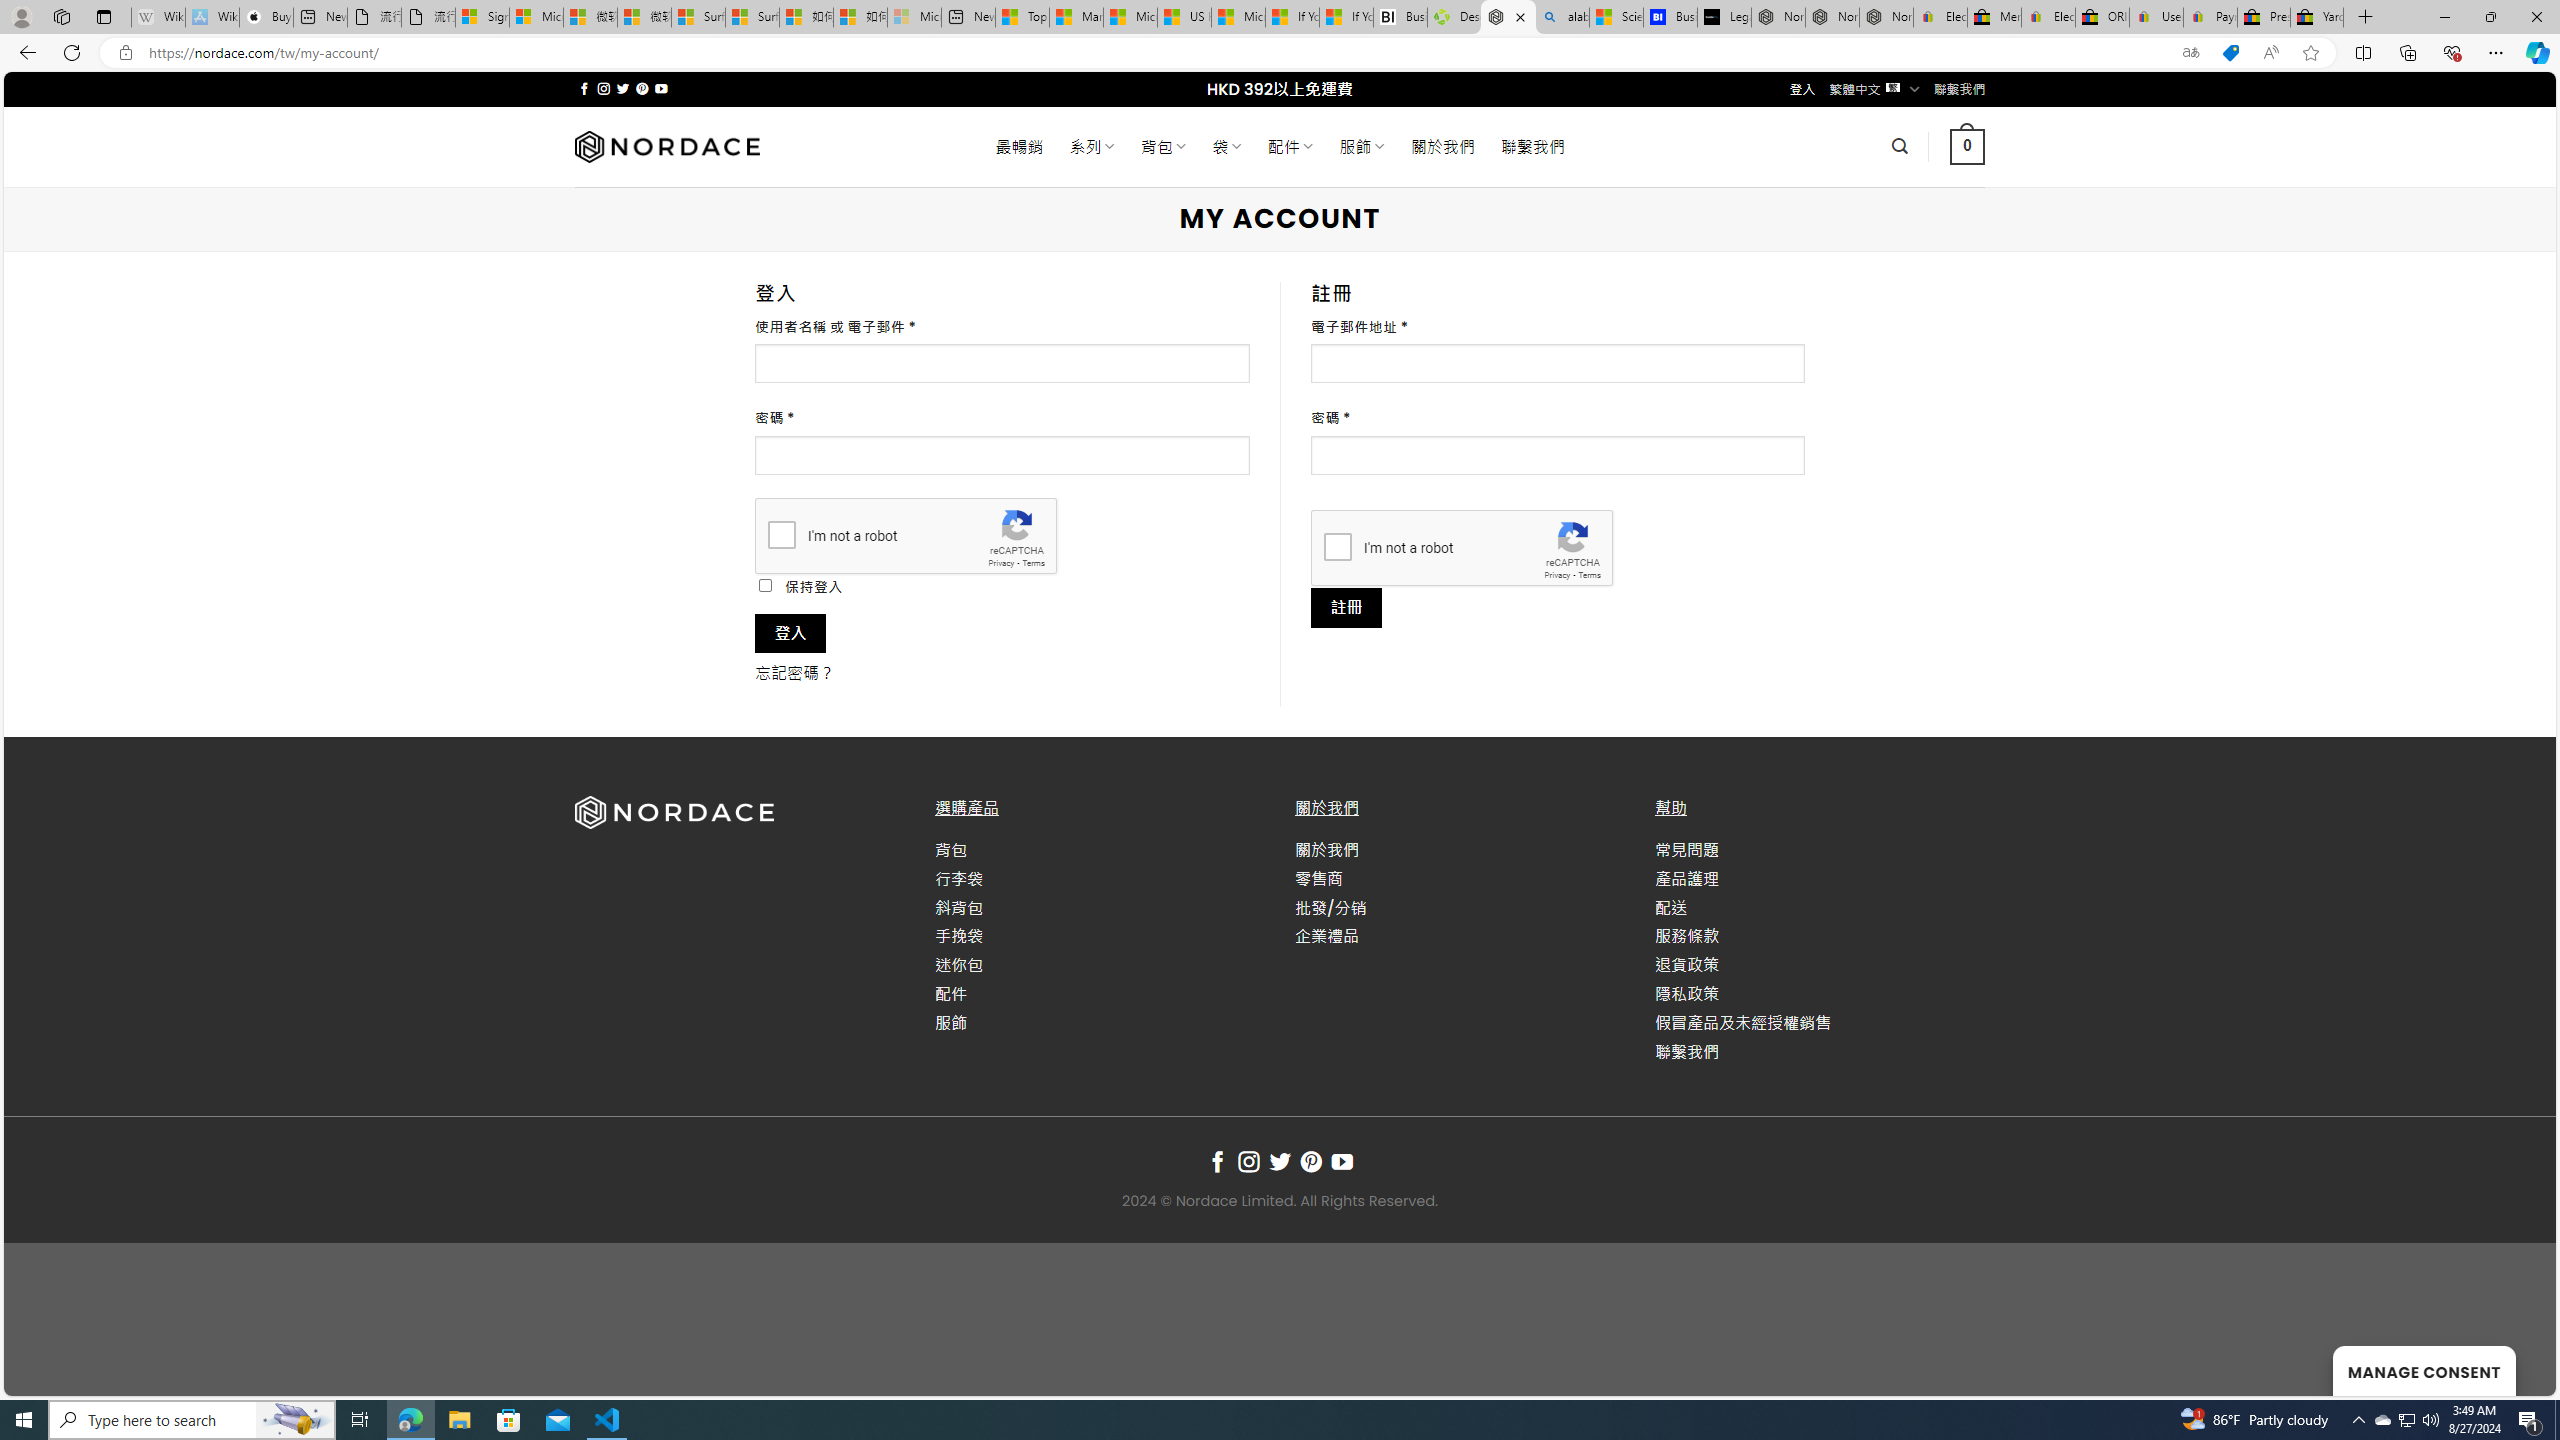  What do you see at coordinates (1280, 1161) in the screenshot?
I see `'Follow on Twitter'` at bounding box center [1280, 1161].